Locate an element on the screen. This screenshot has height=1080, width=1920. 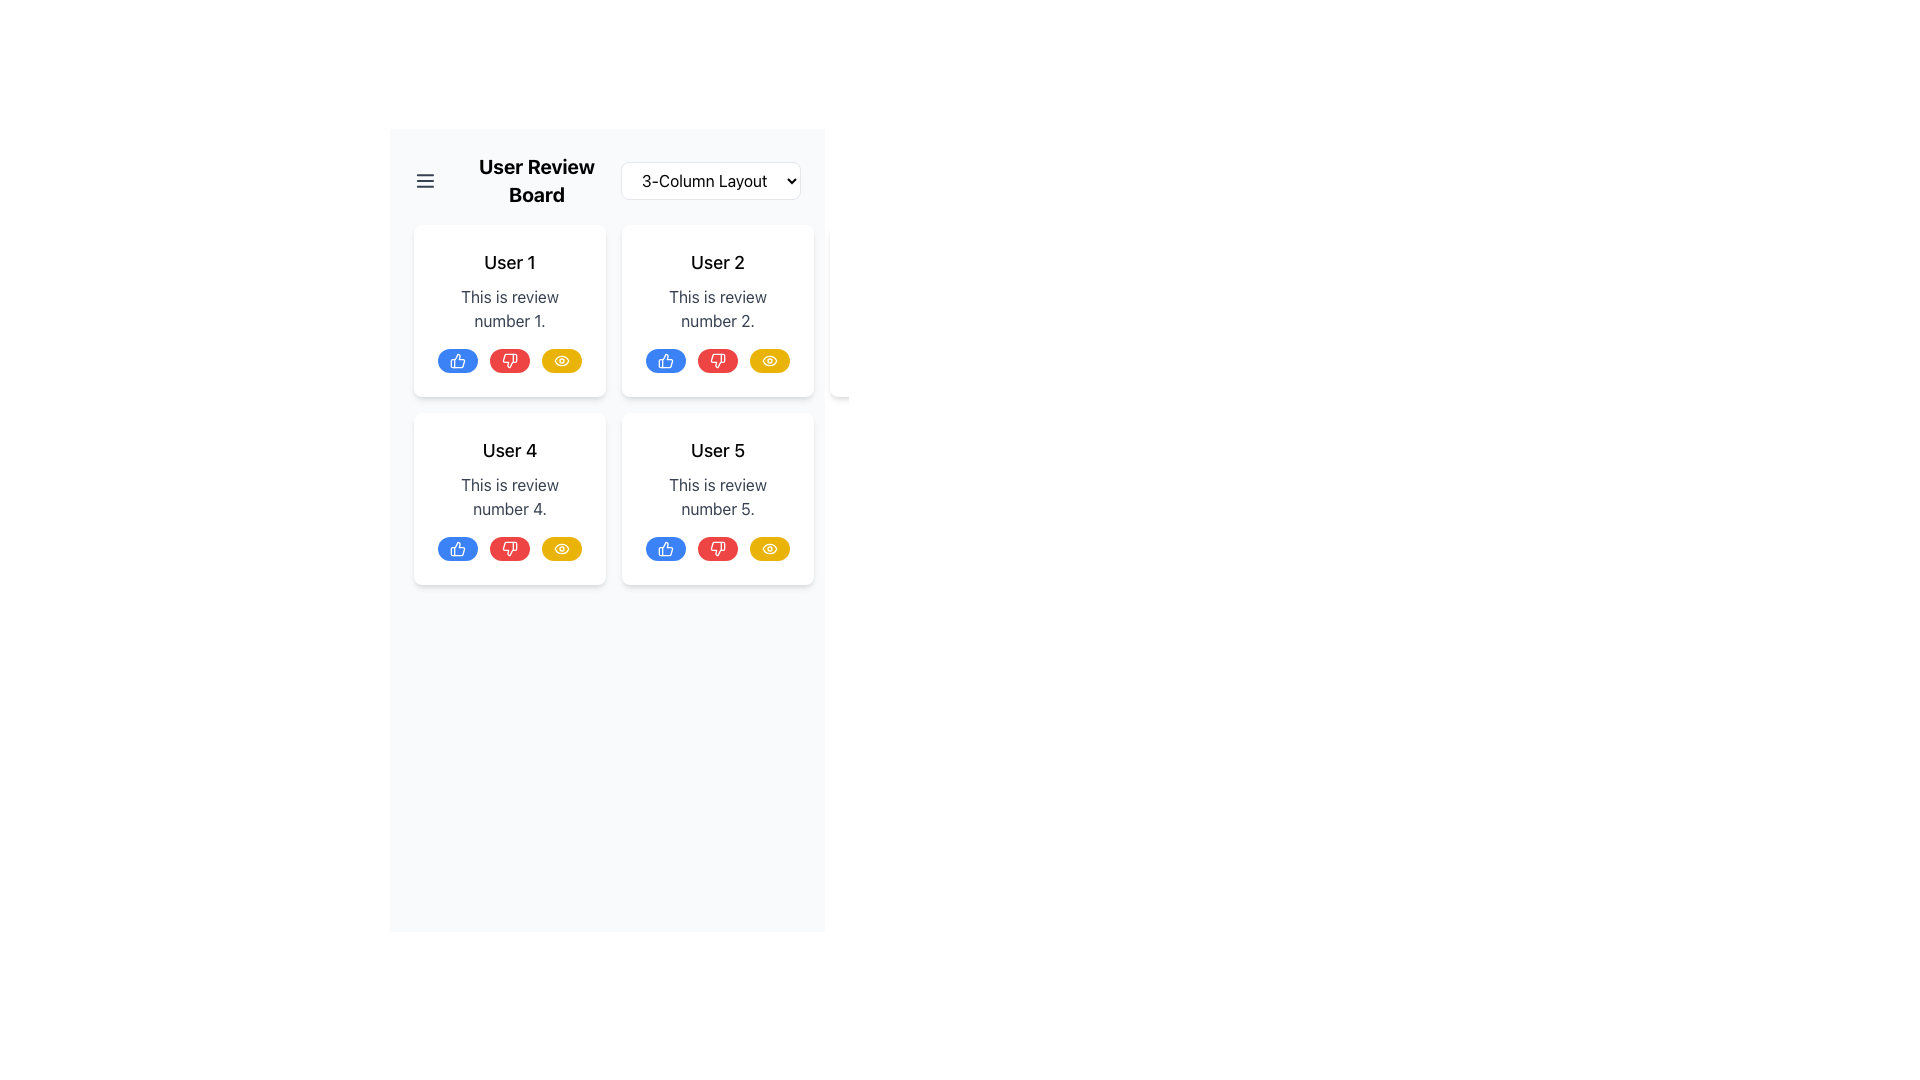
the dropdown menu located in the top-right section of the user review interface is located at coordinates (710, 181).